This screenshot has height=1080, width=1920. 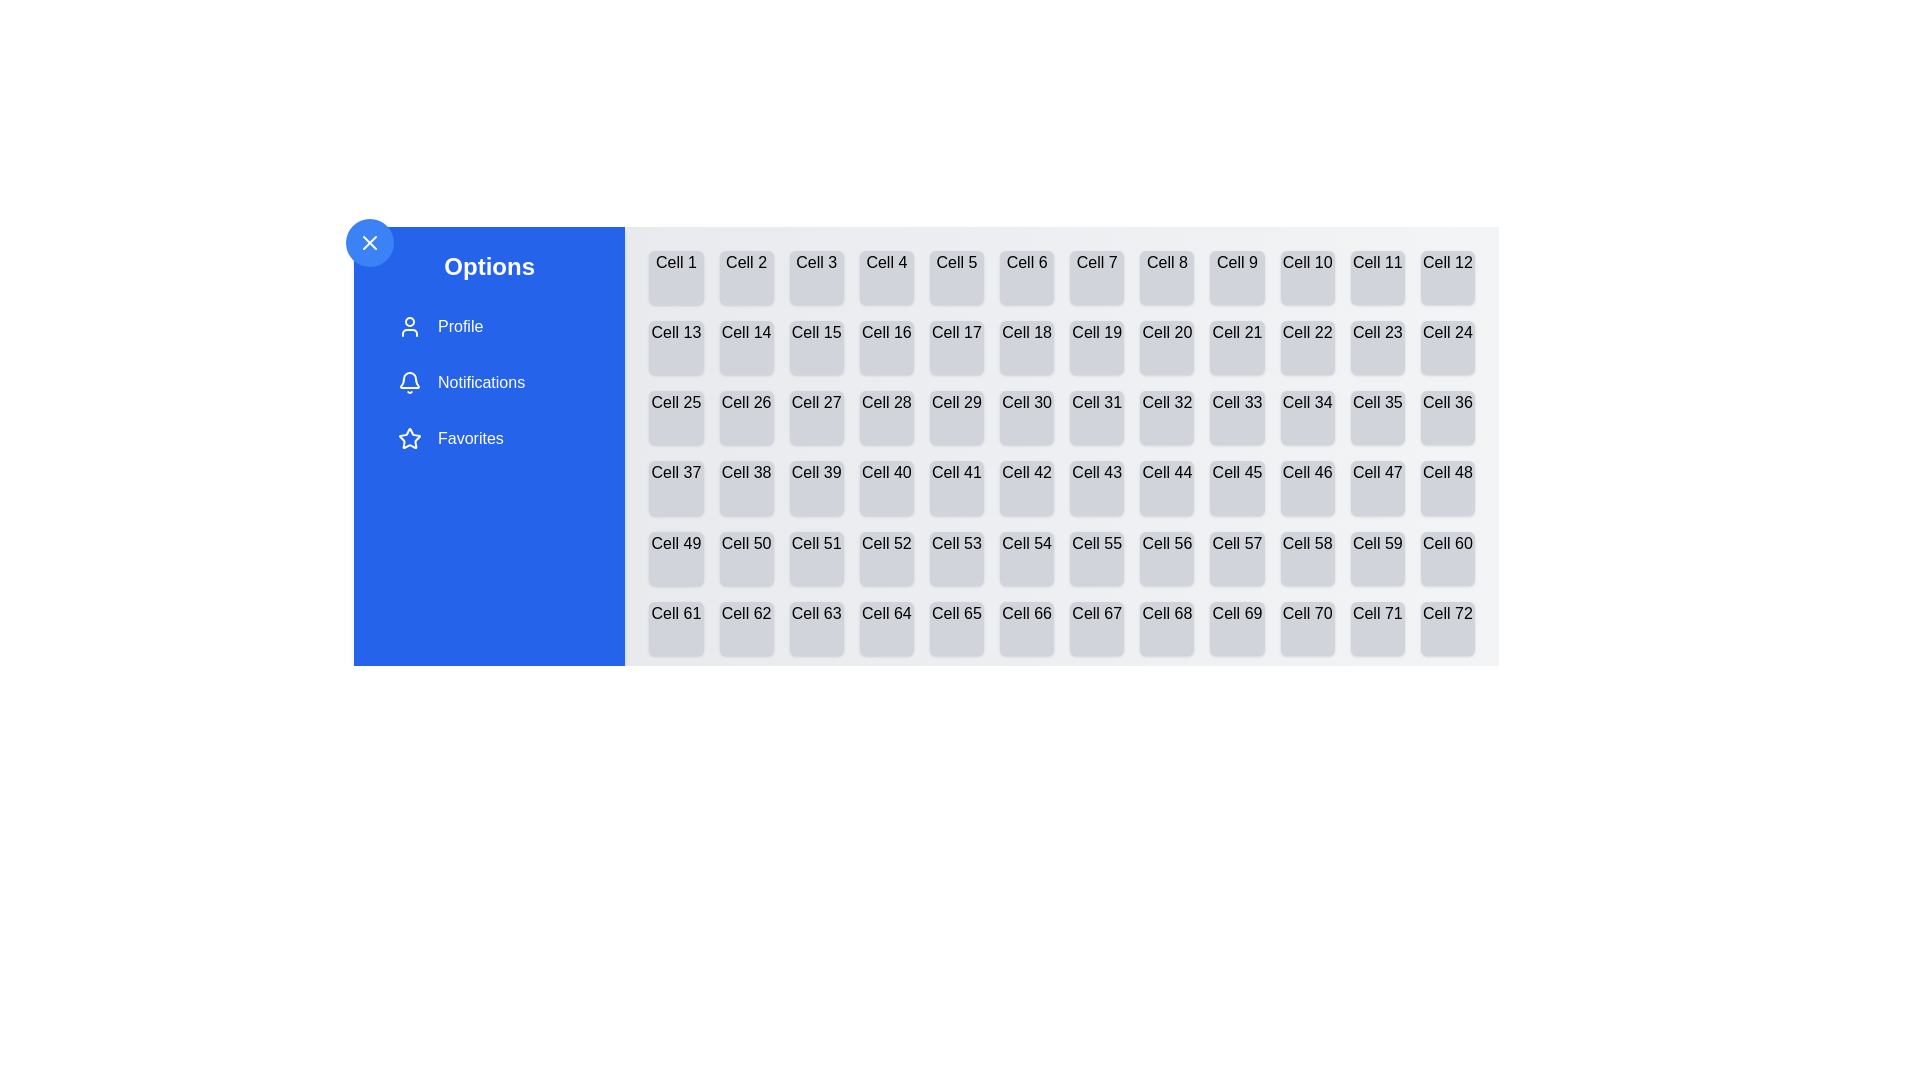 I want to click on the button in the top-left corner to toggle the drawer, so click(x=369, y=242).